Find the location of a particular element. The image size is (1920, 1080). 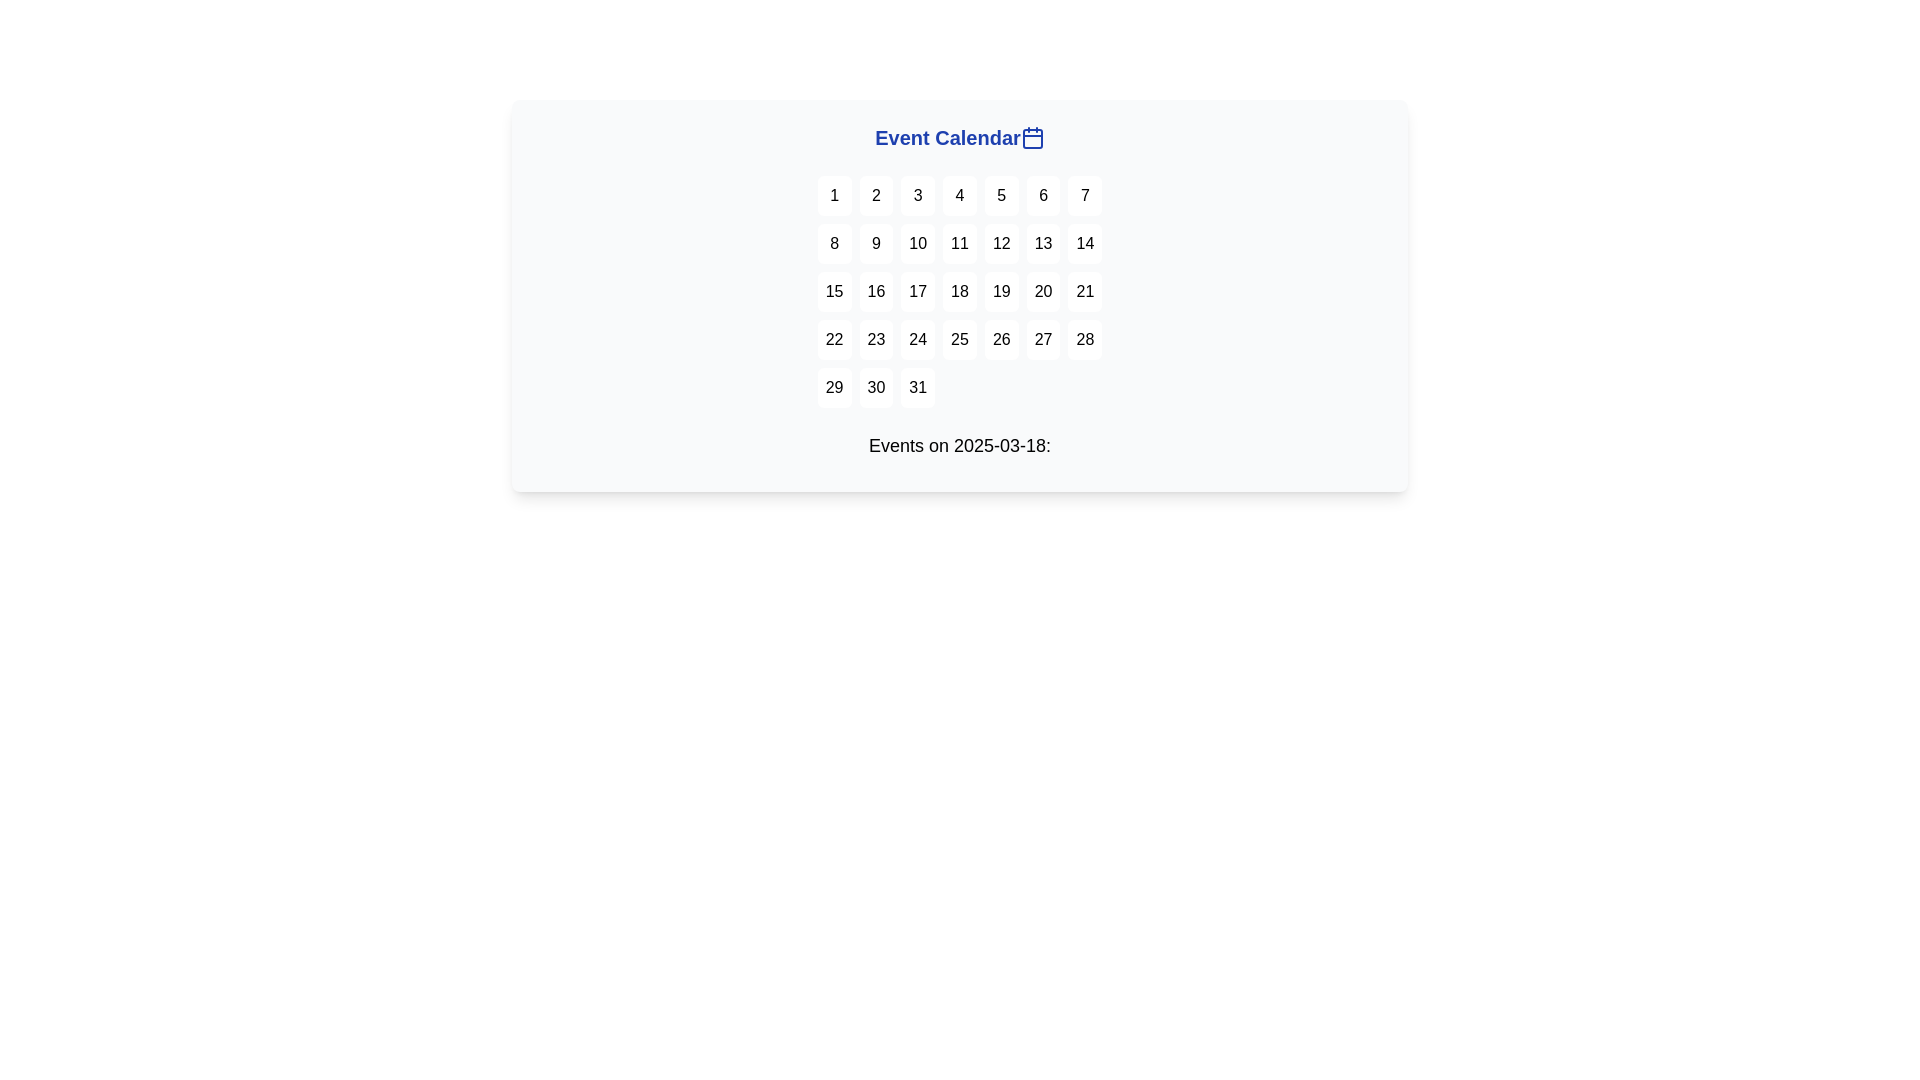

the button displaying the number '27' in bold black font, located in the bottom-most row of the calendar grid is located at coordinates (1042, 338).